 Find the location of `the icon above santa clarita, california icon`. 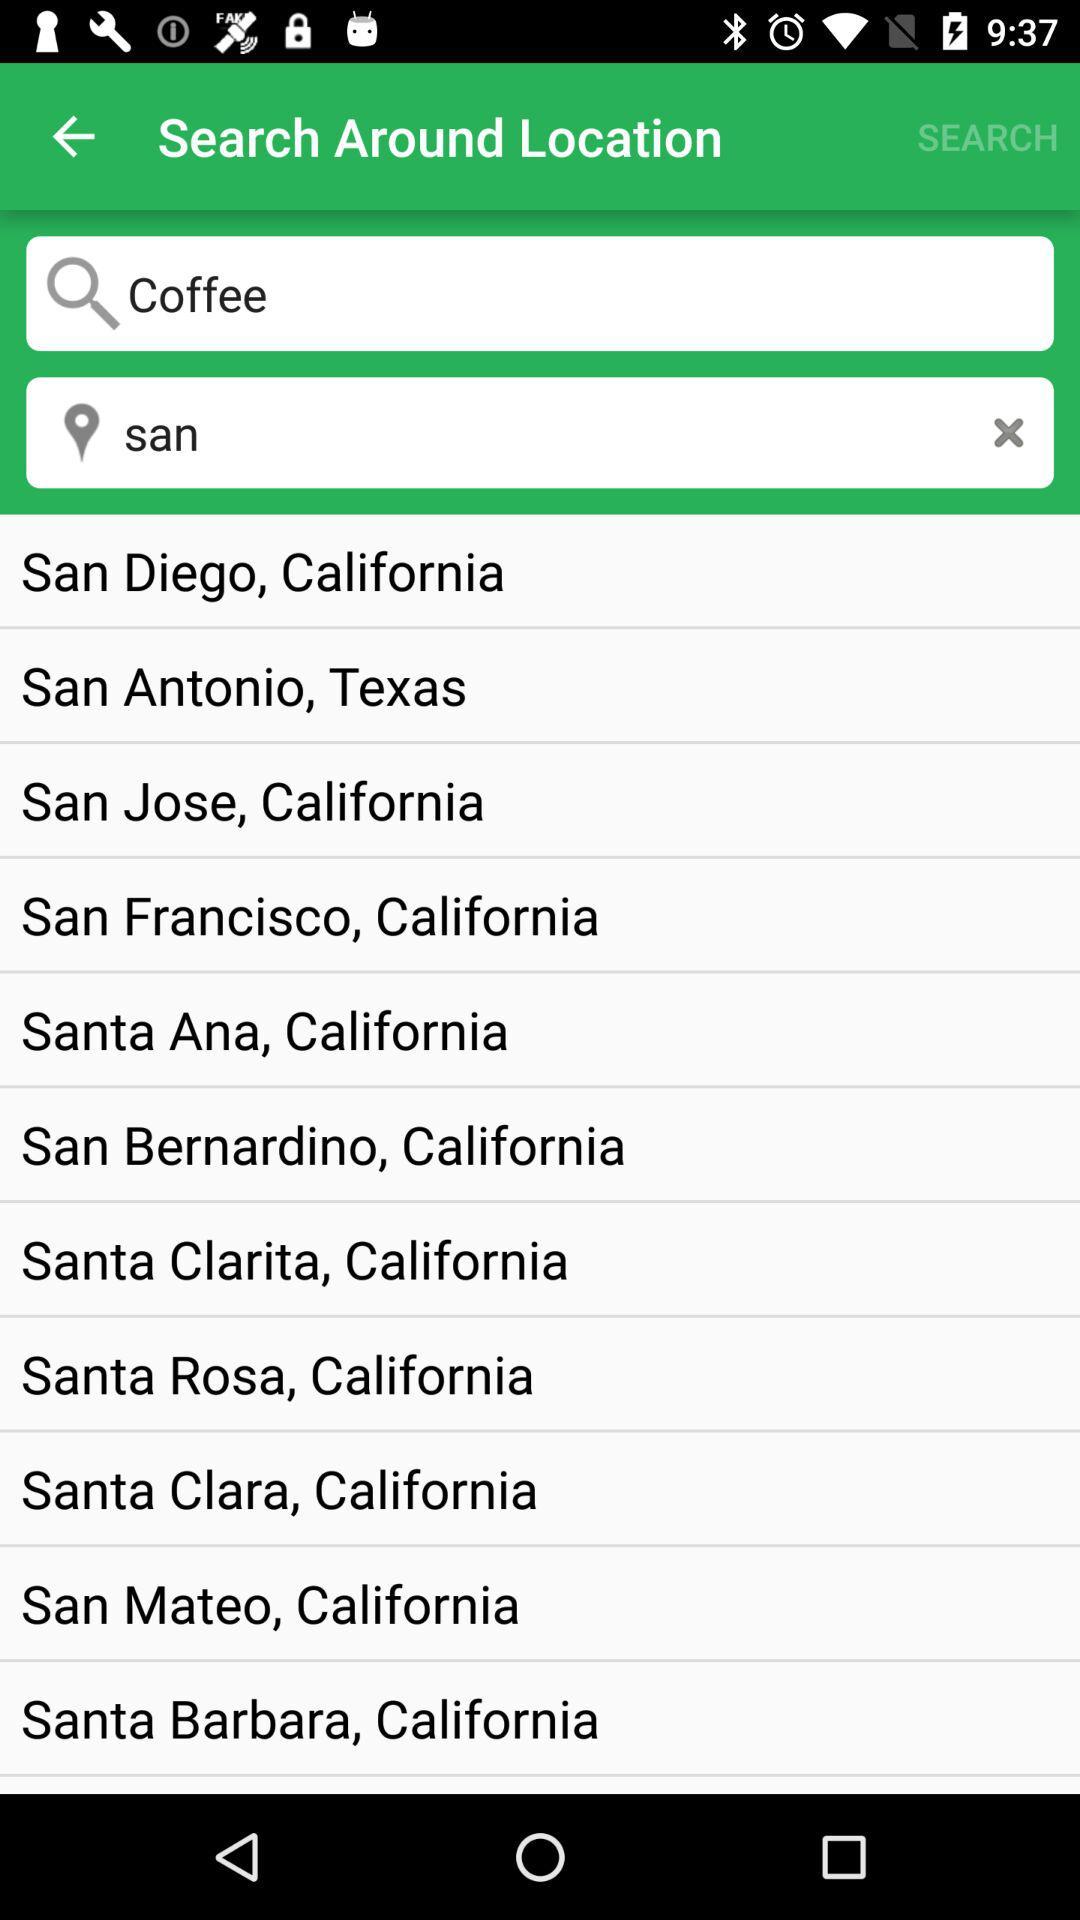

the icon above santa clarita, california icon is located at coordinates (322, 1144).